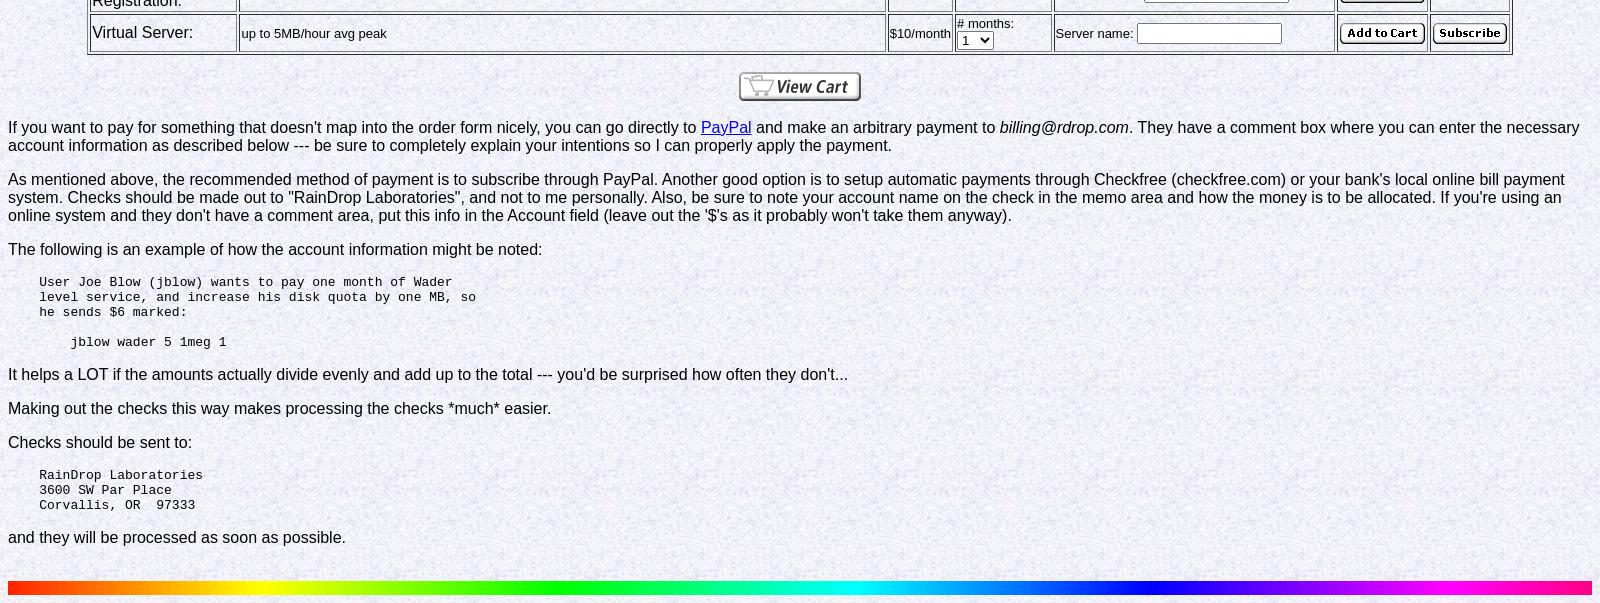 The width and height of the screenshot is (1600, 603). I want to click on '$10/month', so click(918, 31).